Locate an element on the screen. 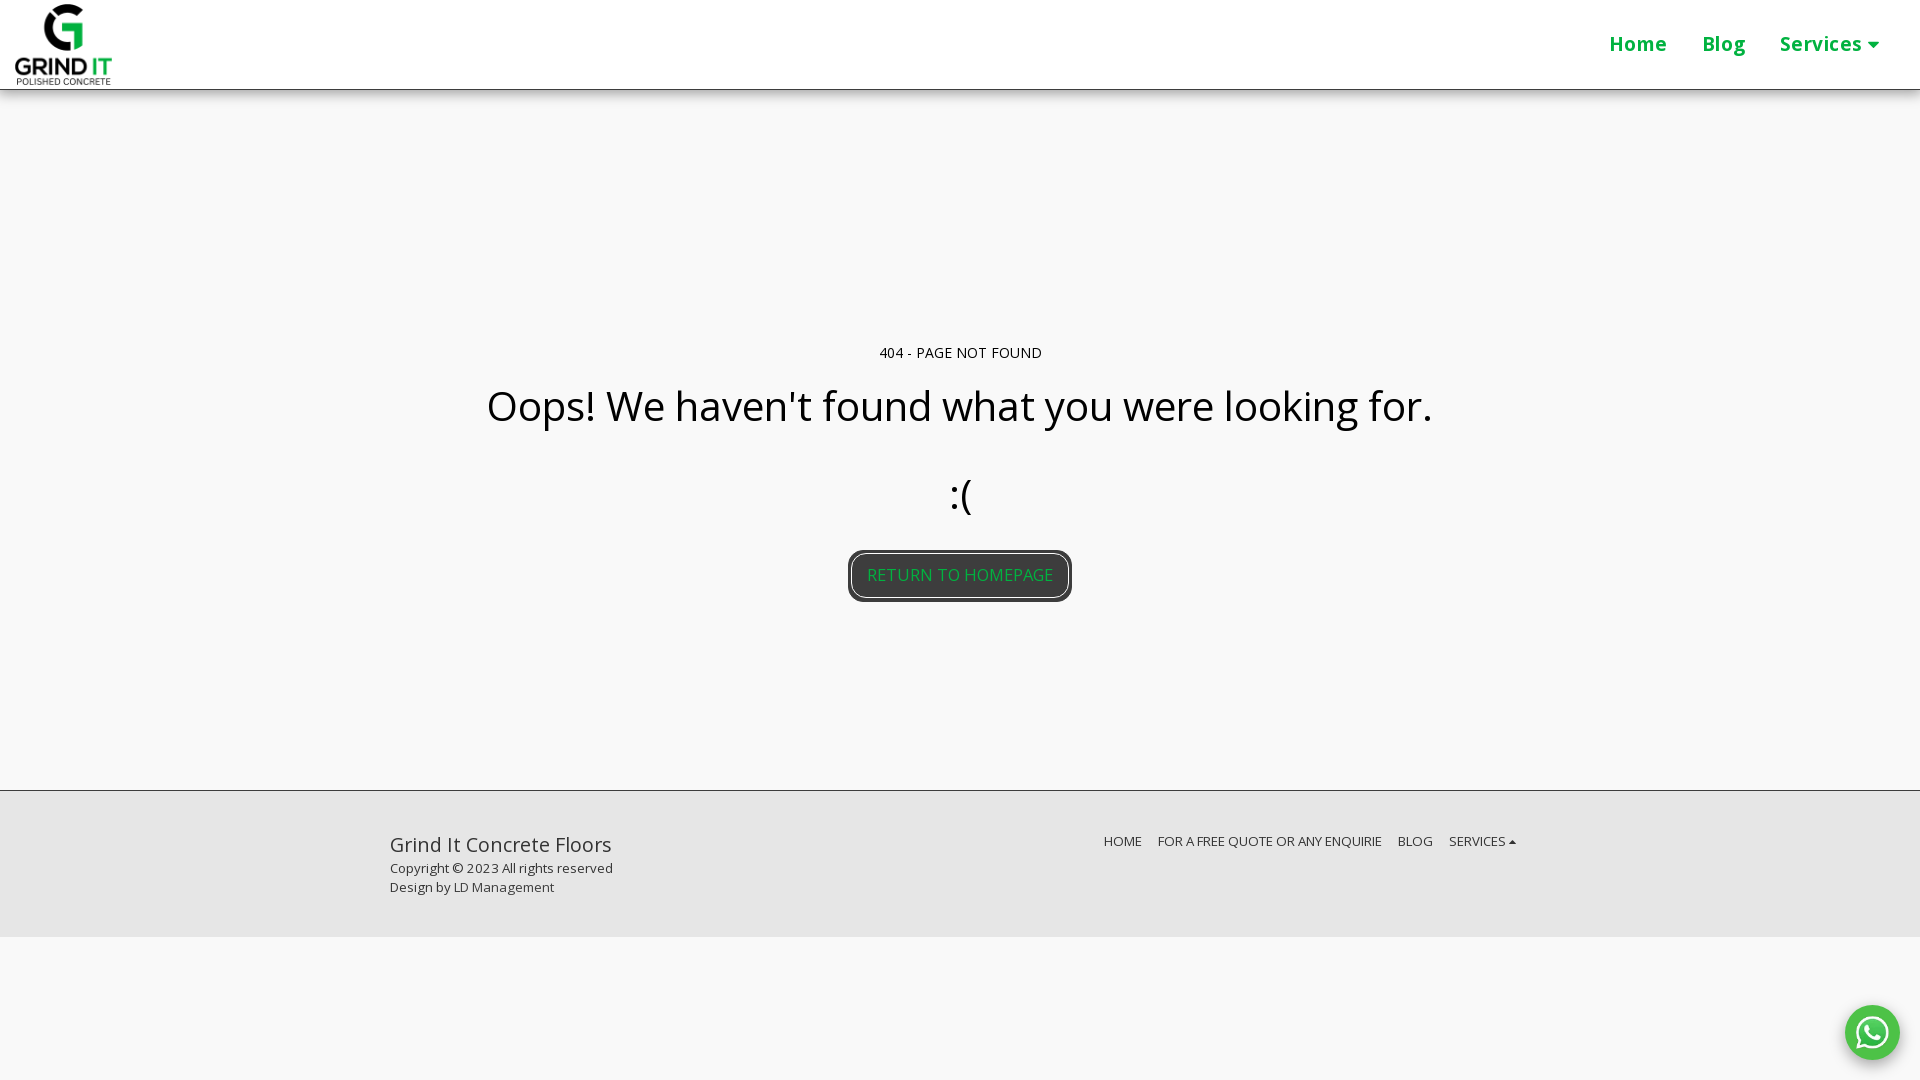 Image resolution: width=1920 pixels, height=1080 pixels. 'HOME' is located at coordinates (1123, 840).